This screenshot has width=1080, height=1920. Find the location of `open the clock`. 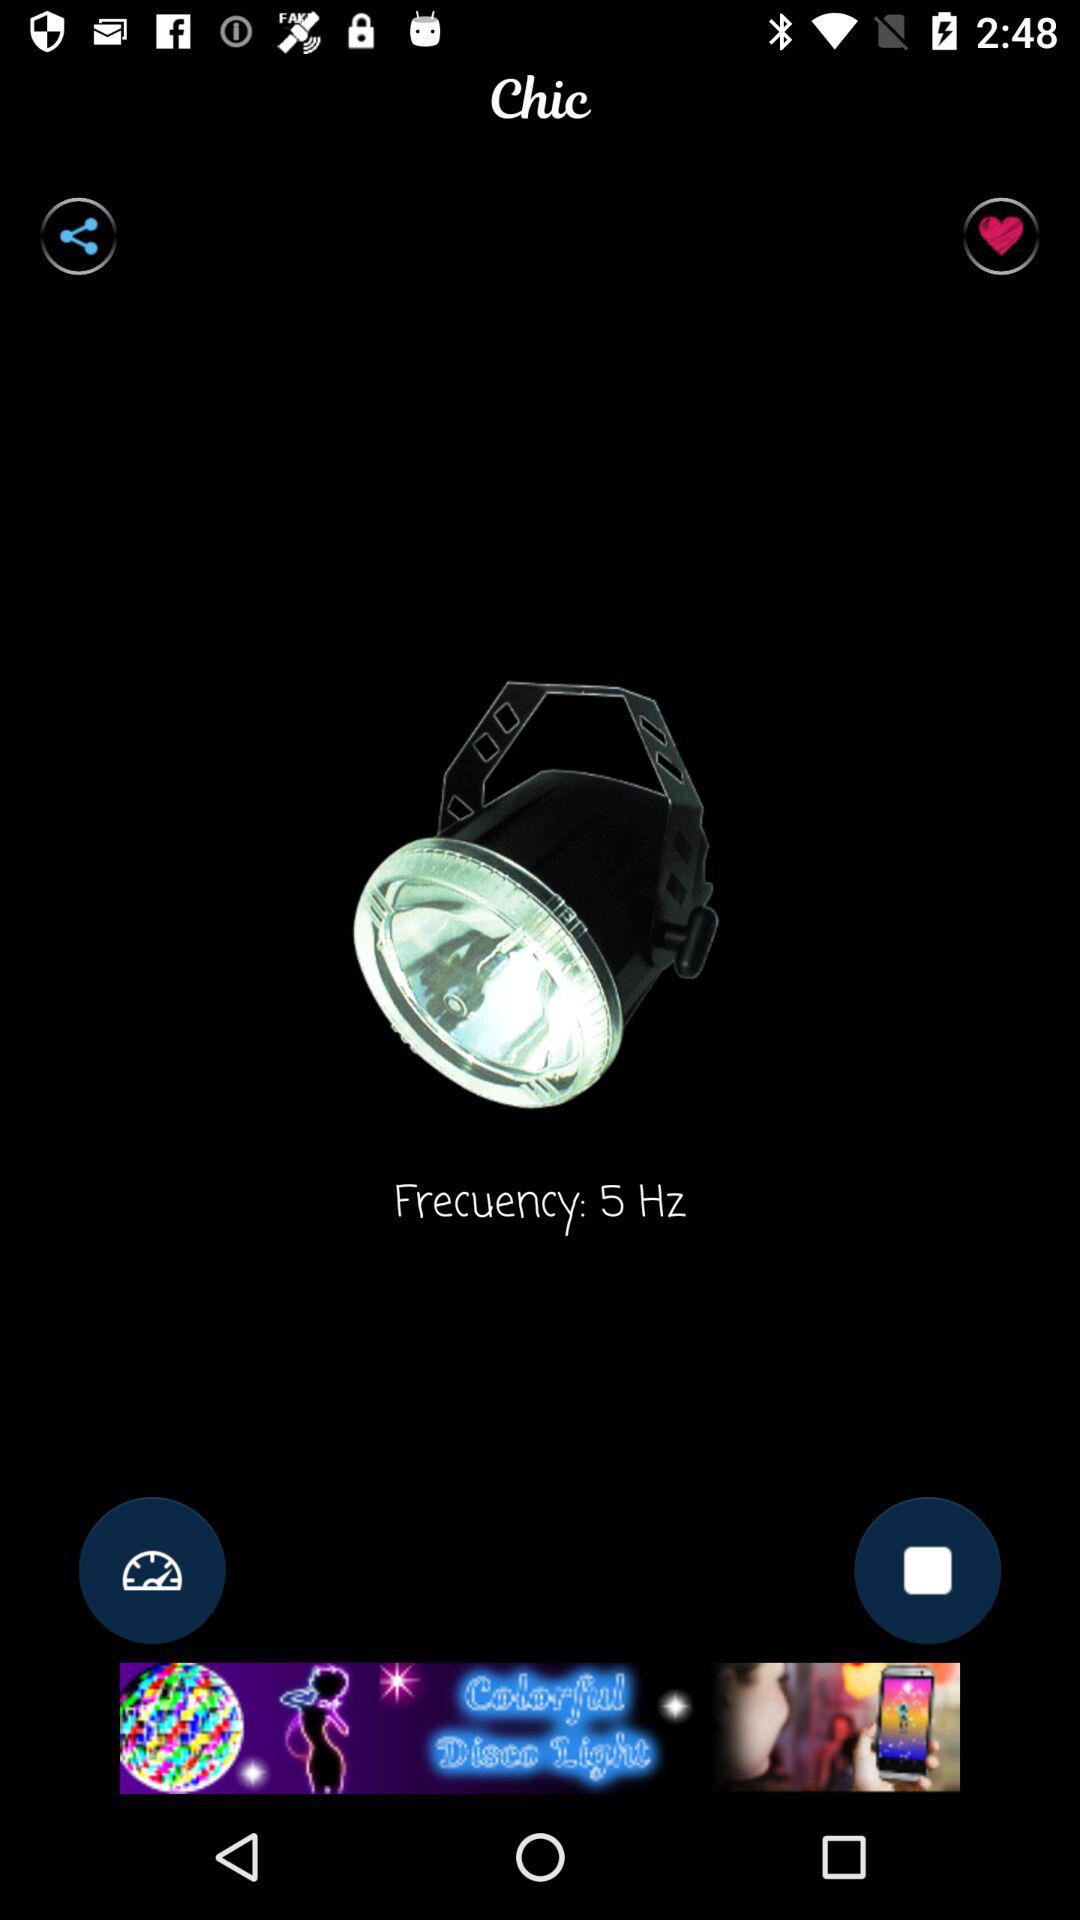

open the clock is located at coordinates (151, 1569).